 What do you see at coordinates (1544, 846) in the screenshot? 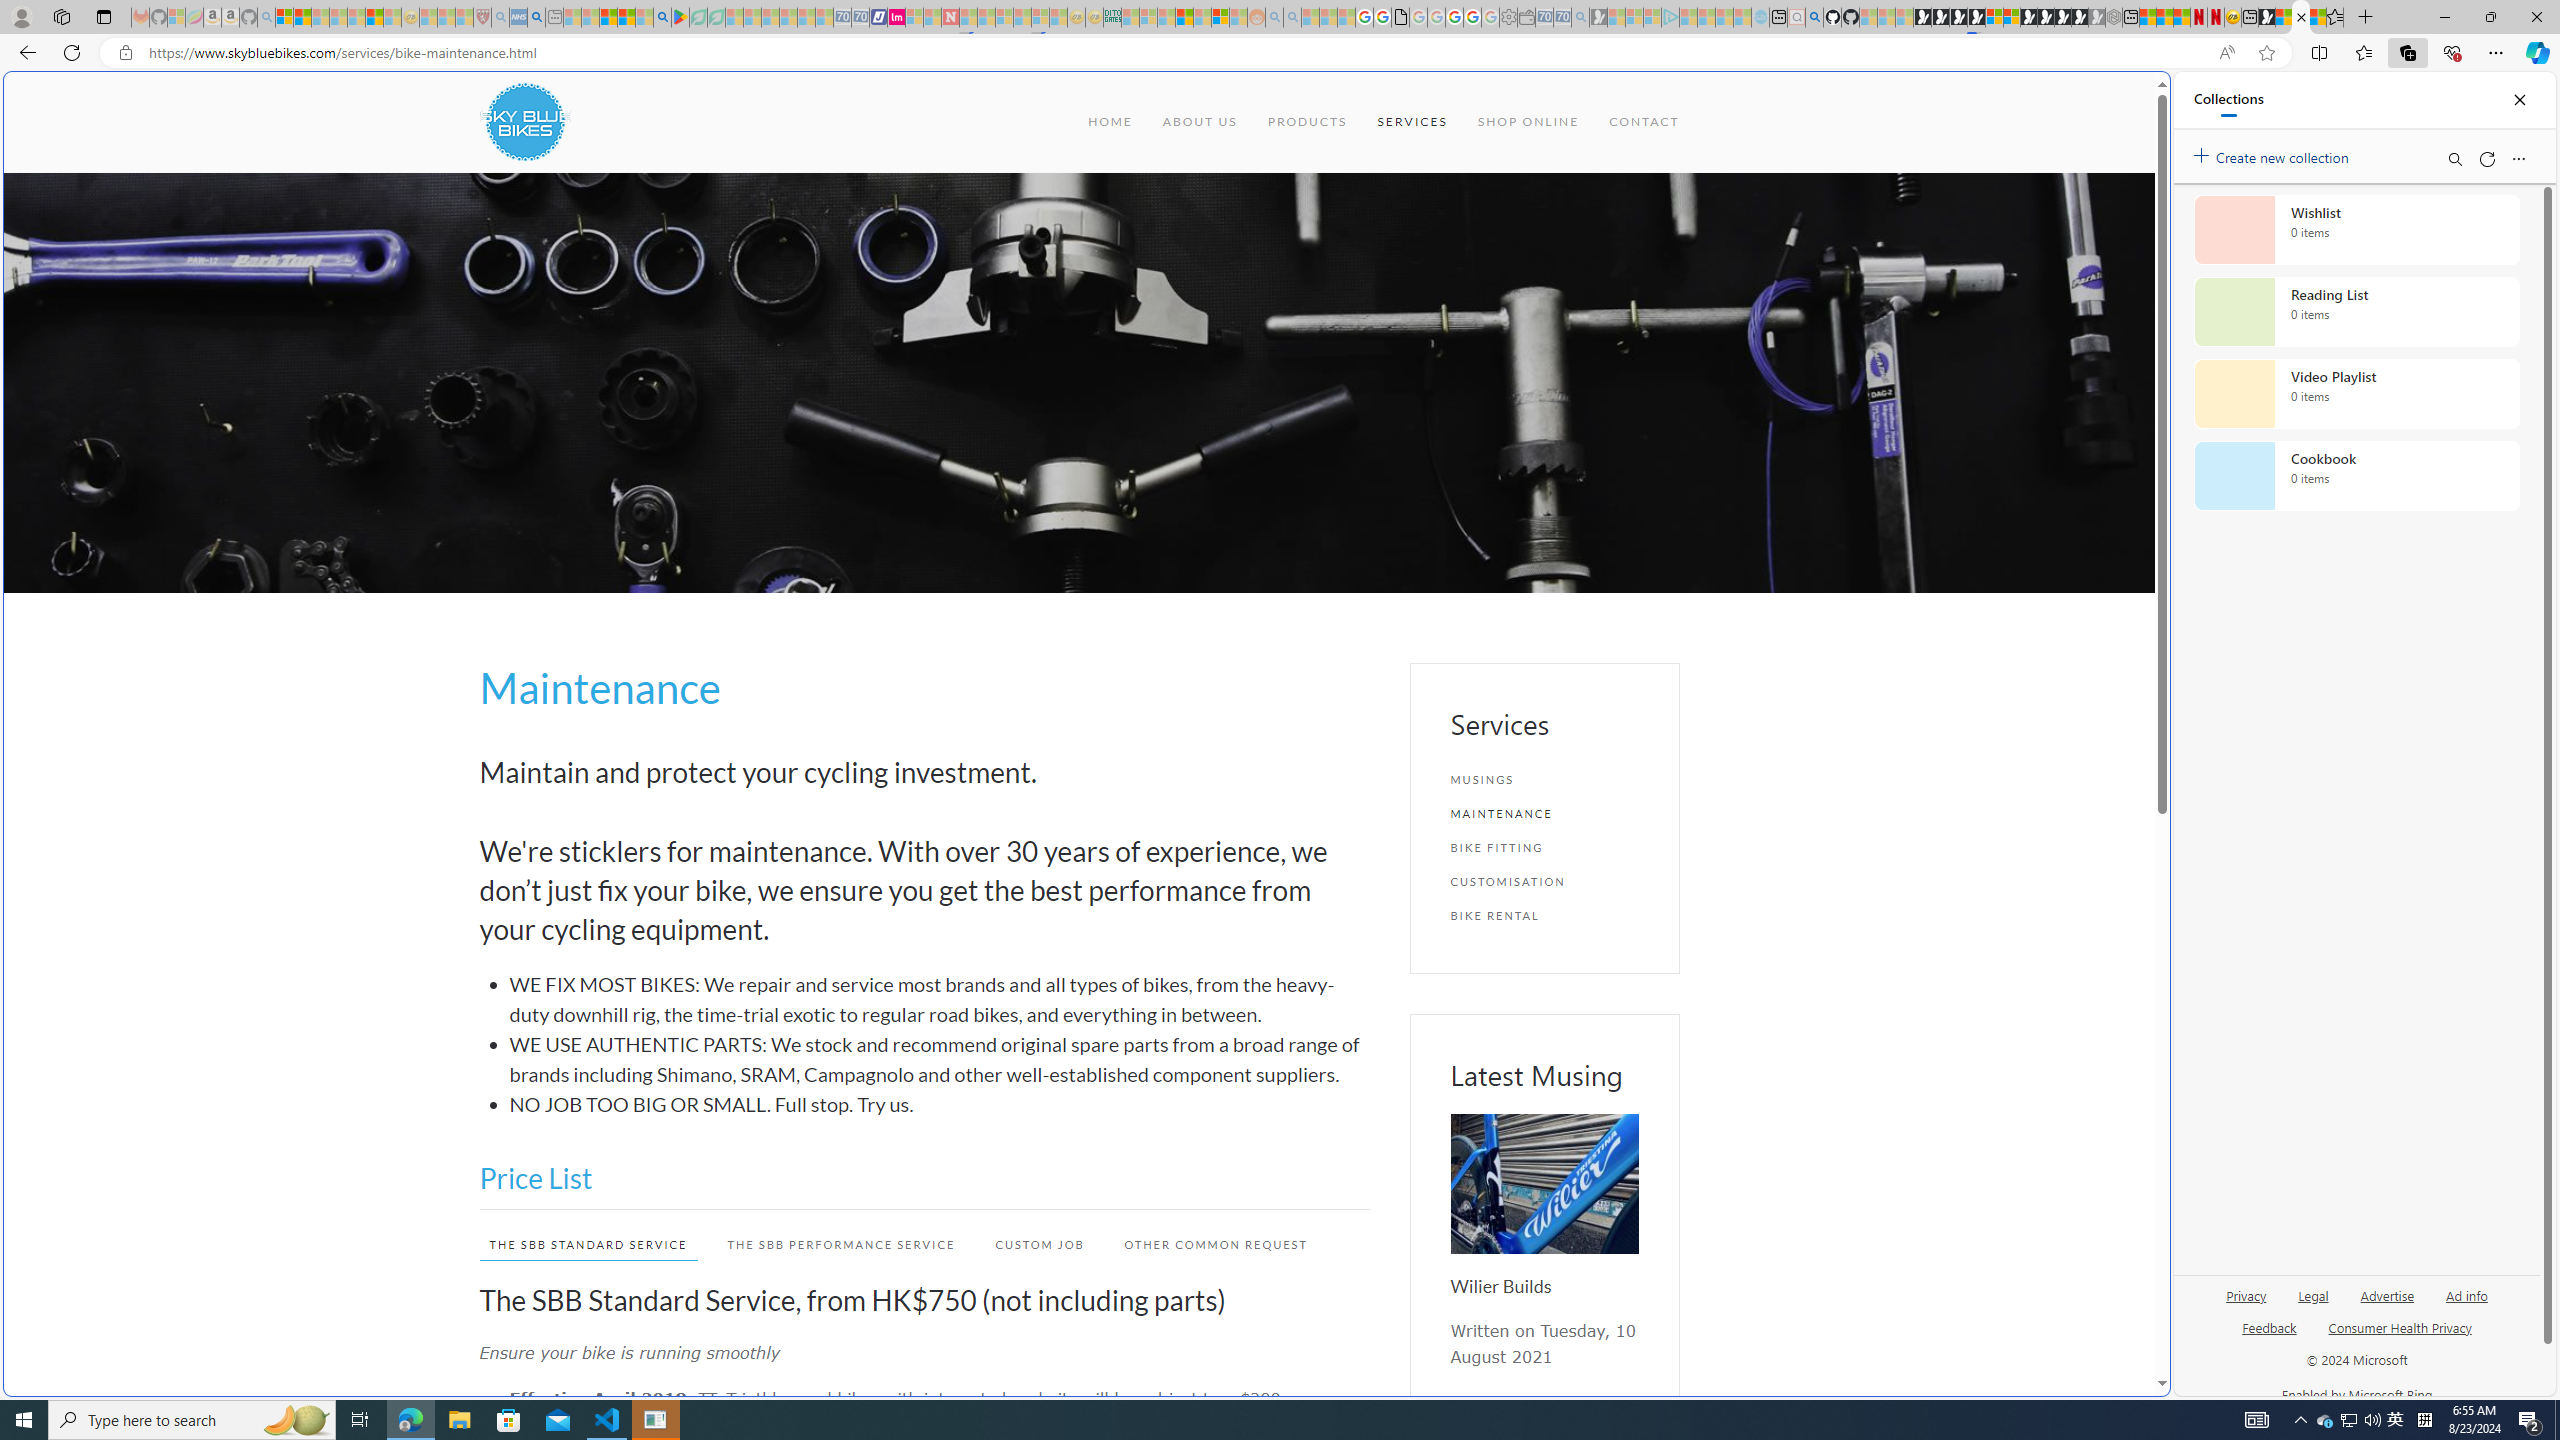
I see `'BIKE FITTING'` at bounding box center [1544, 846].